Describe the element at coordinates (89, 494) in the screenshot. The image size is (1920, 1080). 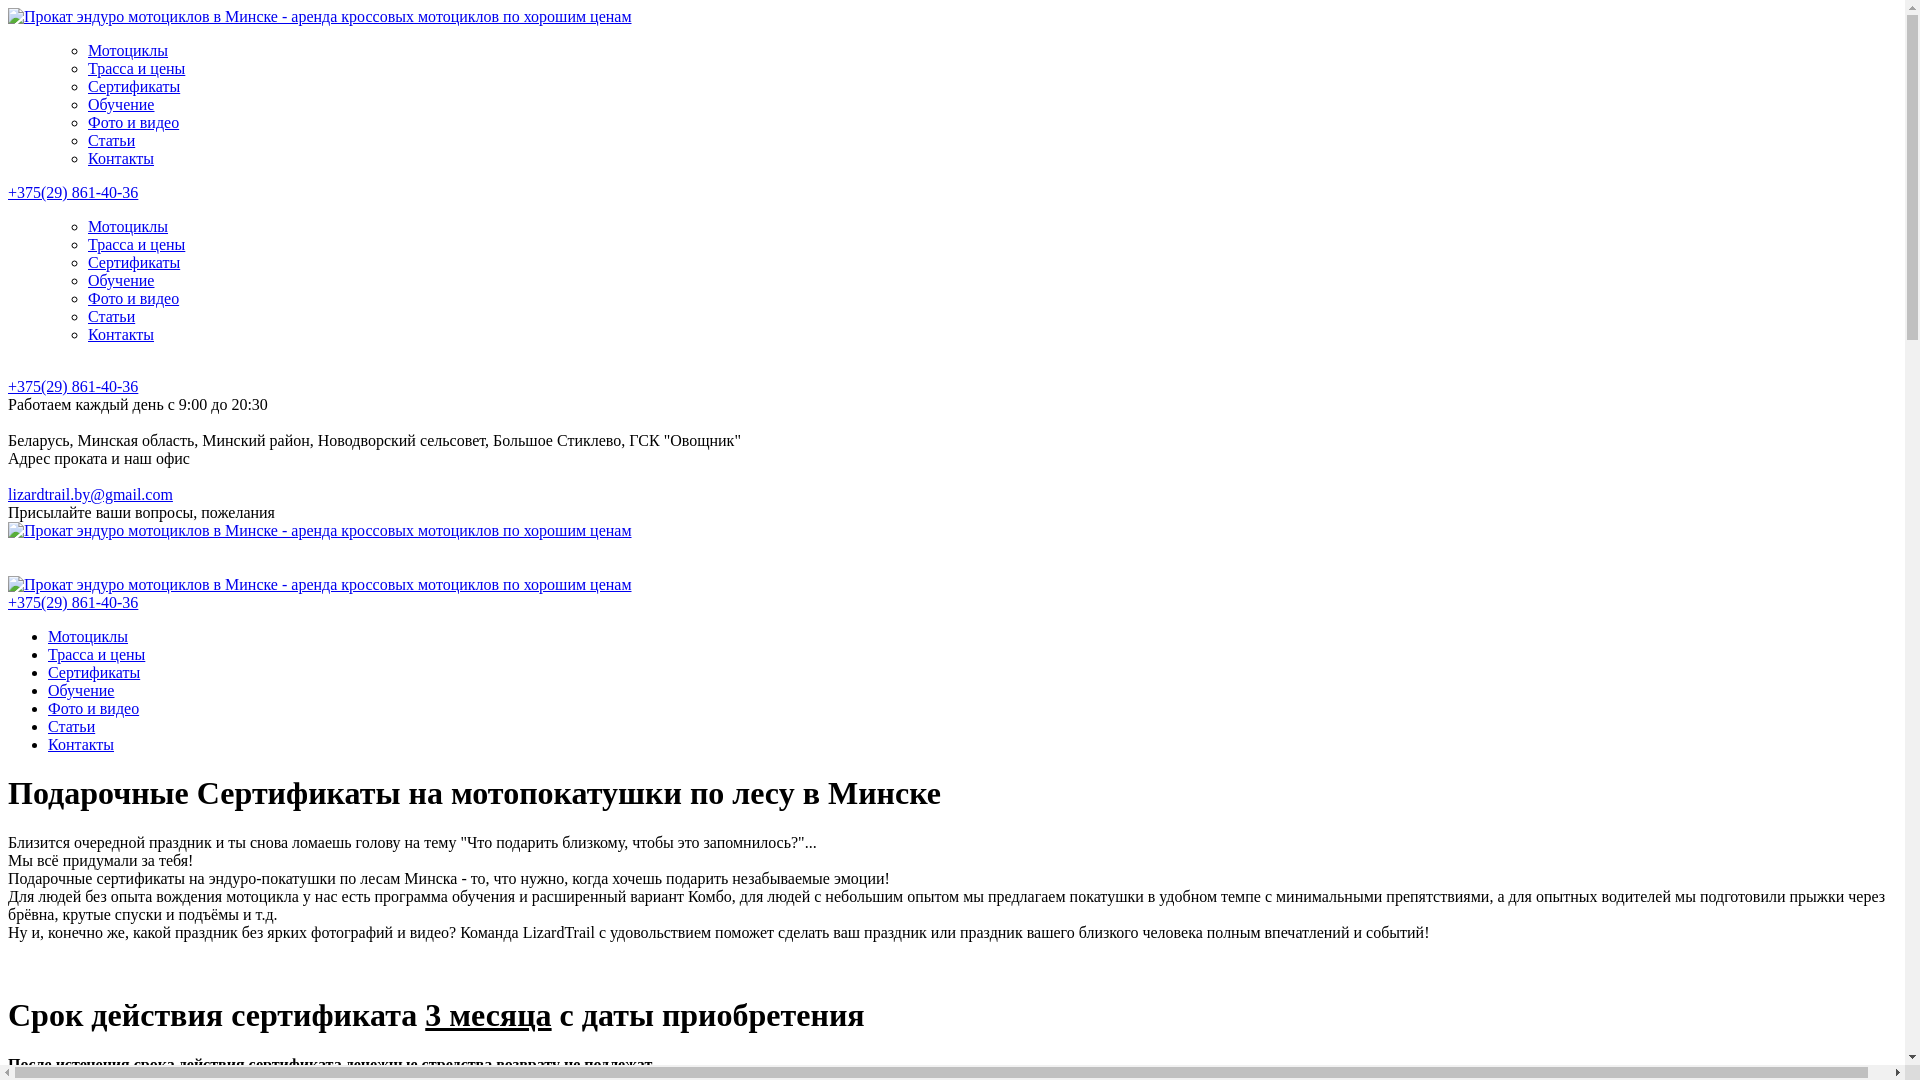
I see `'lizardtrail.by@gmail.com'` at that location.